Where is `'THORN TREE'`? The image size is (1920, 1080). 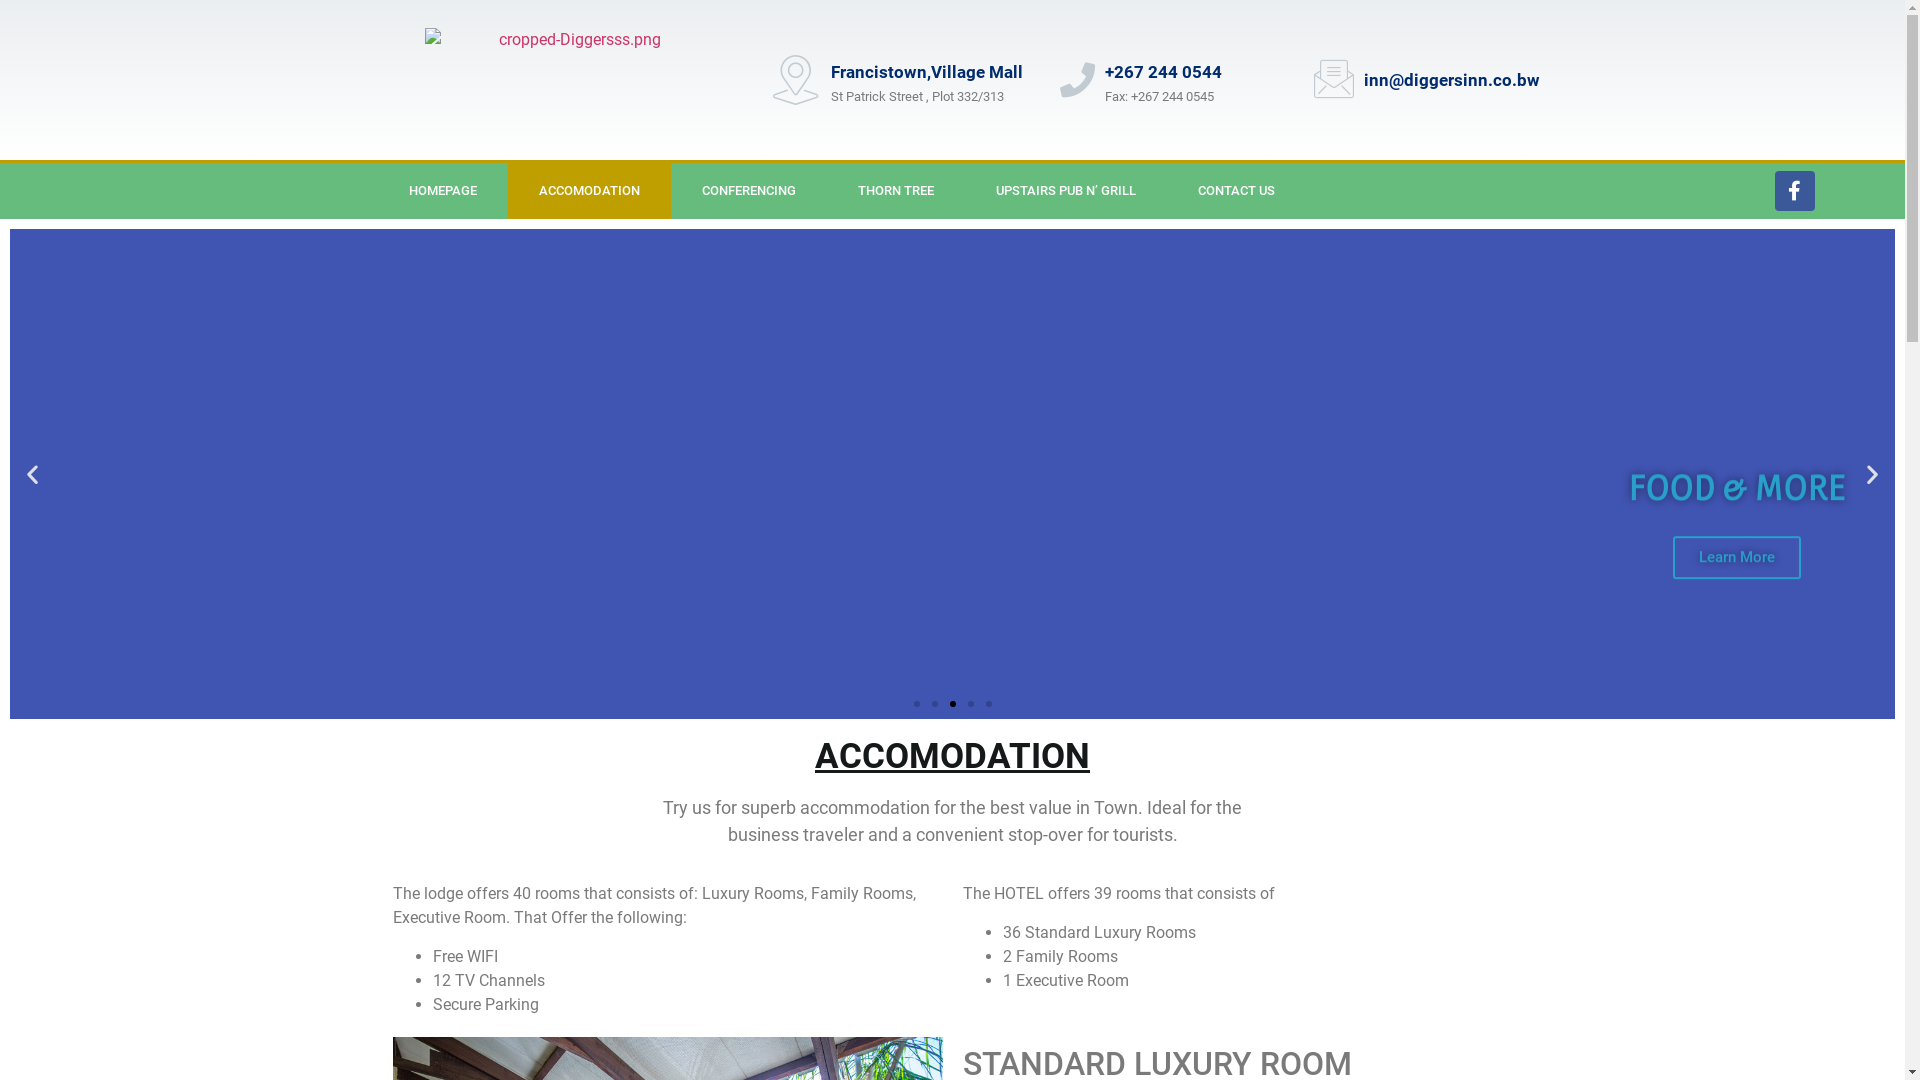
'THORN TREE' is located at coordinates (895, 191).